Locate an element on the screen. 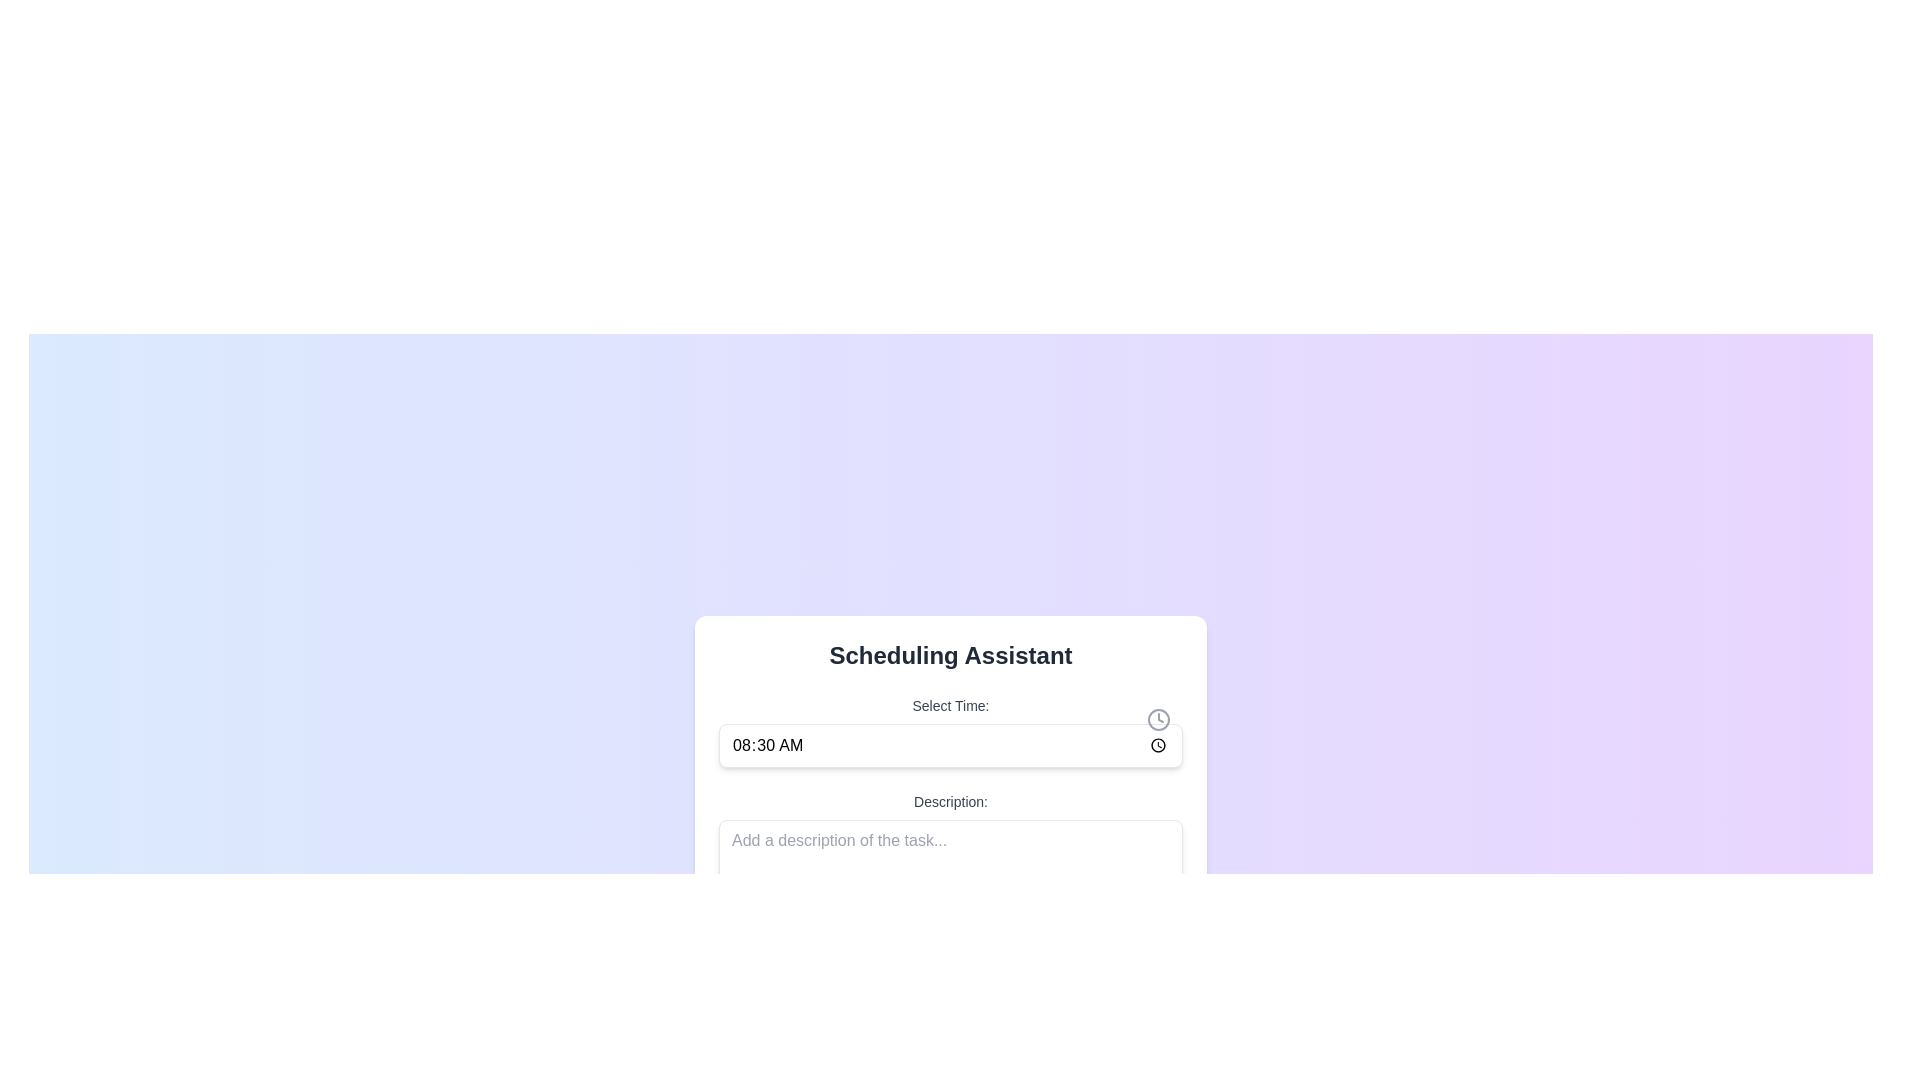 The height and width of the screenshot is (1080, 1920). the outer boundary of the clock icon in the 'Select Time' section of the 'Scheduling Assistant' interface is located at coordinates (1158, 717).